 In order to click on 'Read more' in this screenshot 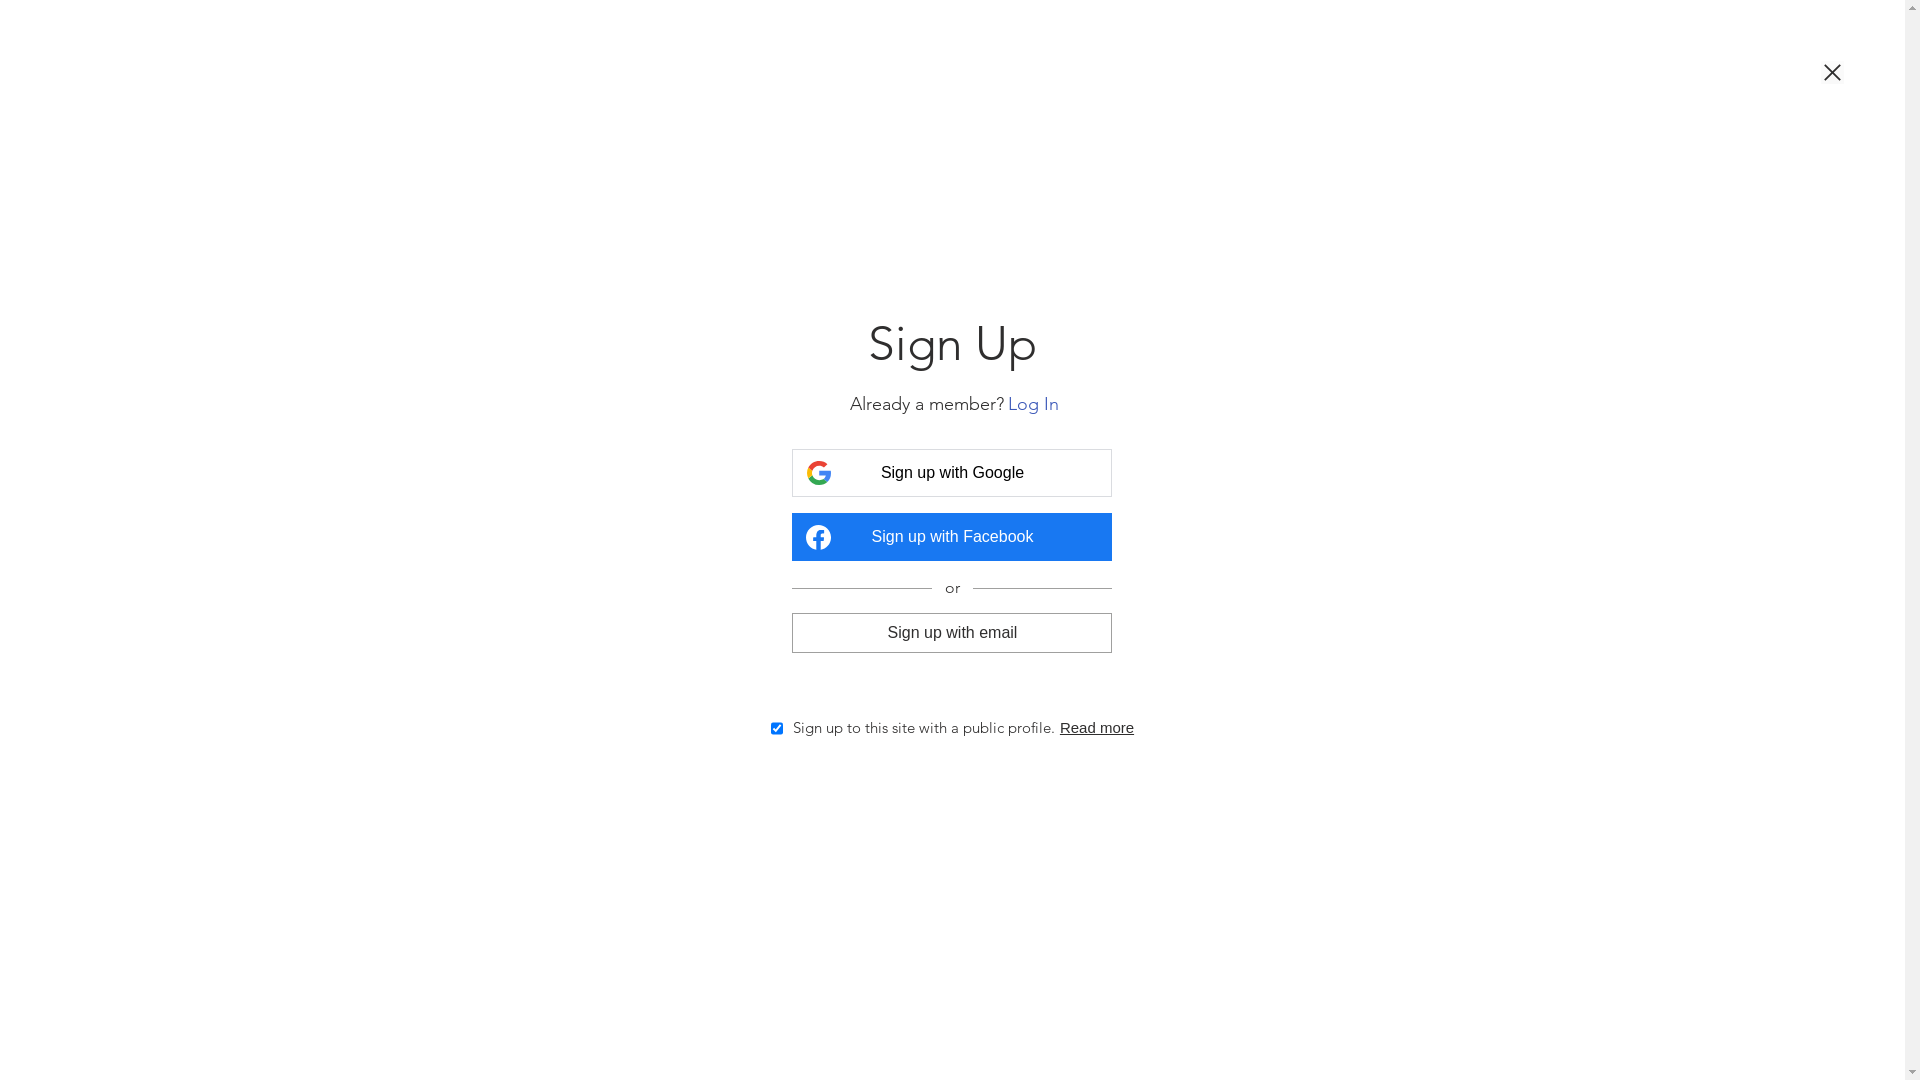, I will do `click(1096, 727)`.